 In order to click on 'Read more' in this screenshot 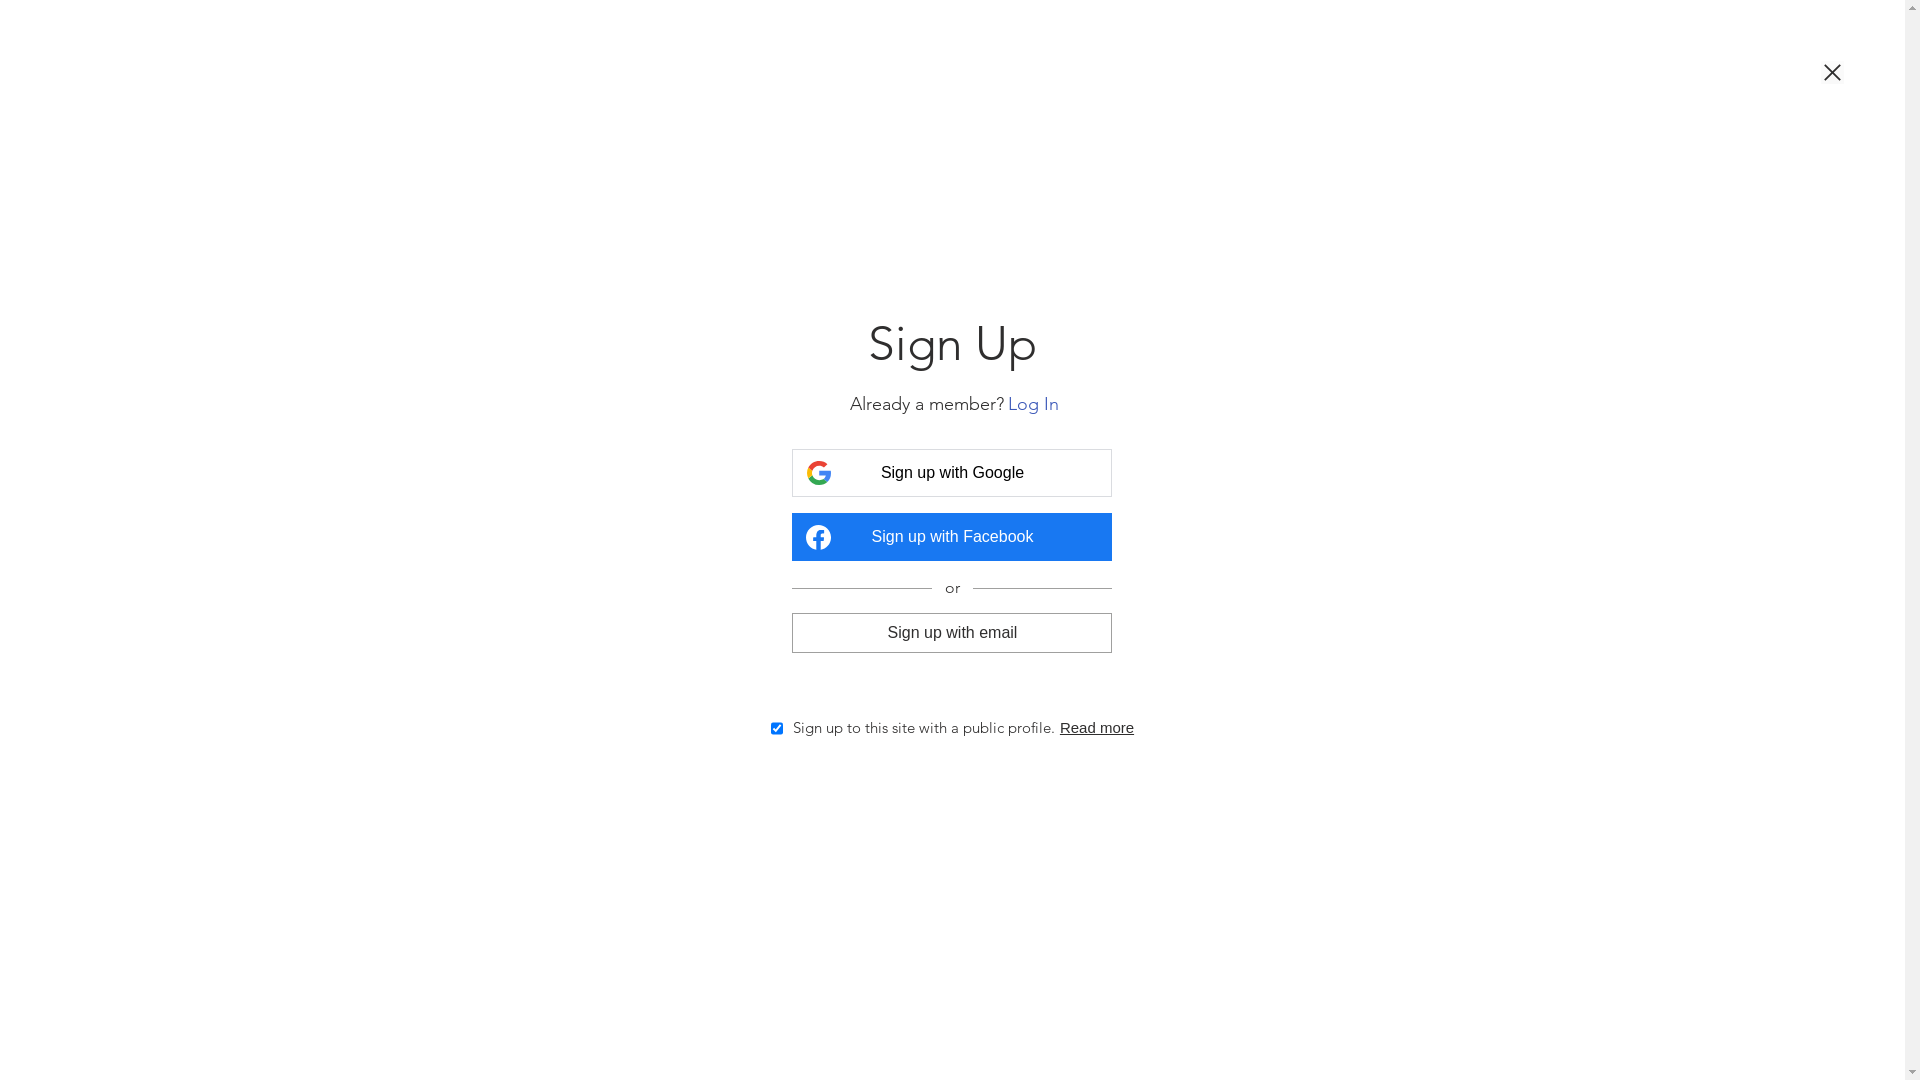, I will do `click(1096, 727)`.